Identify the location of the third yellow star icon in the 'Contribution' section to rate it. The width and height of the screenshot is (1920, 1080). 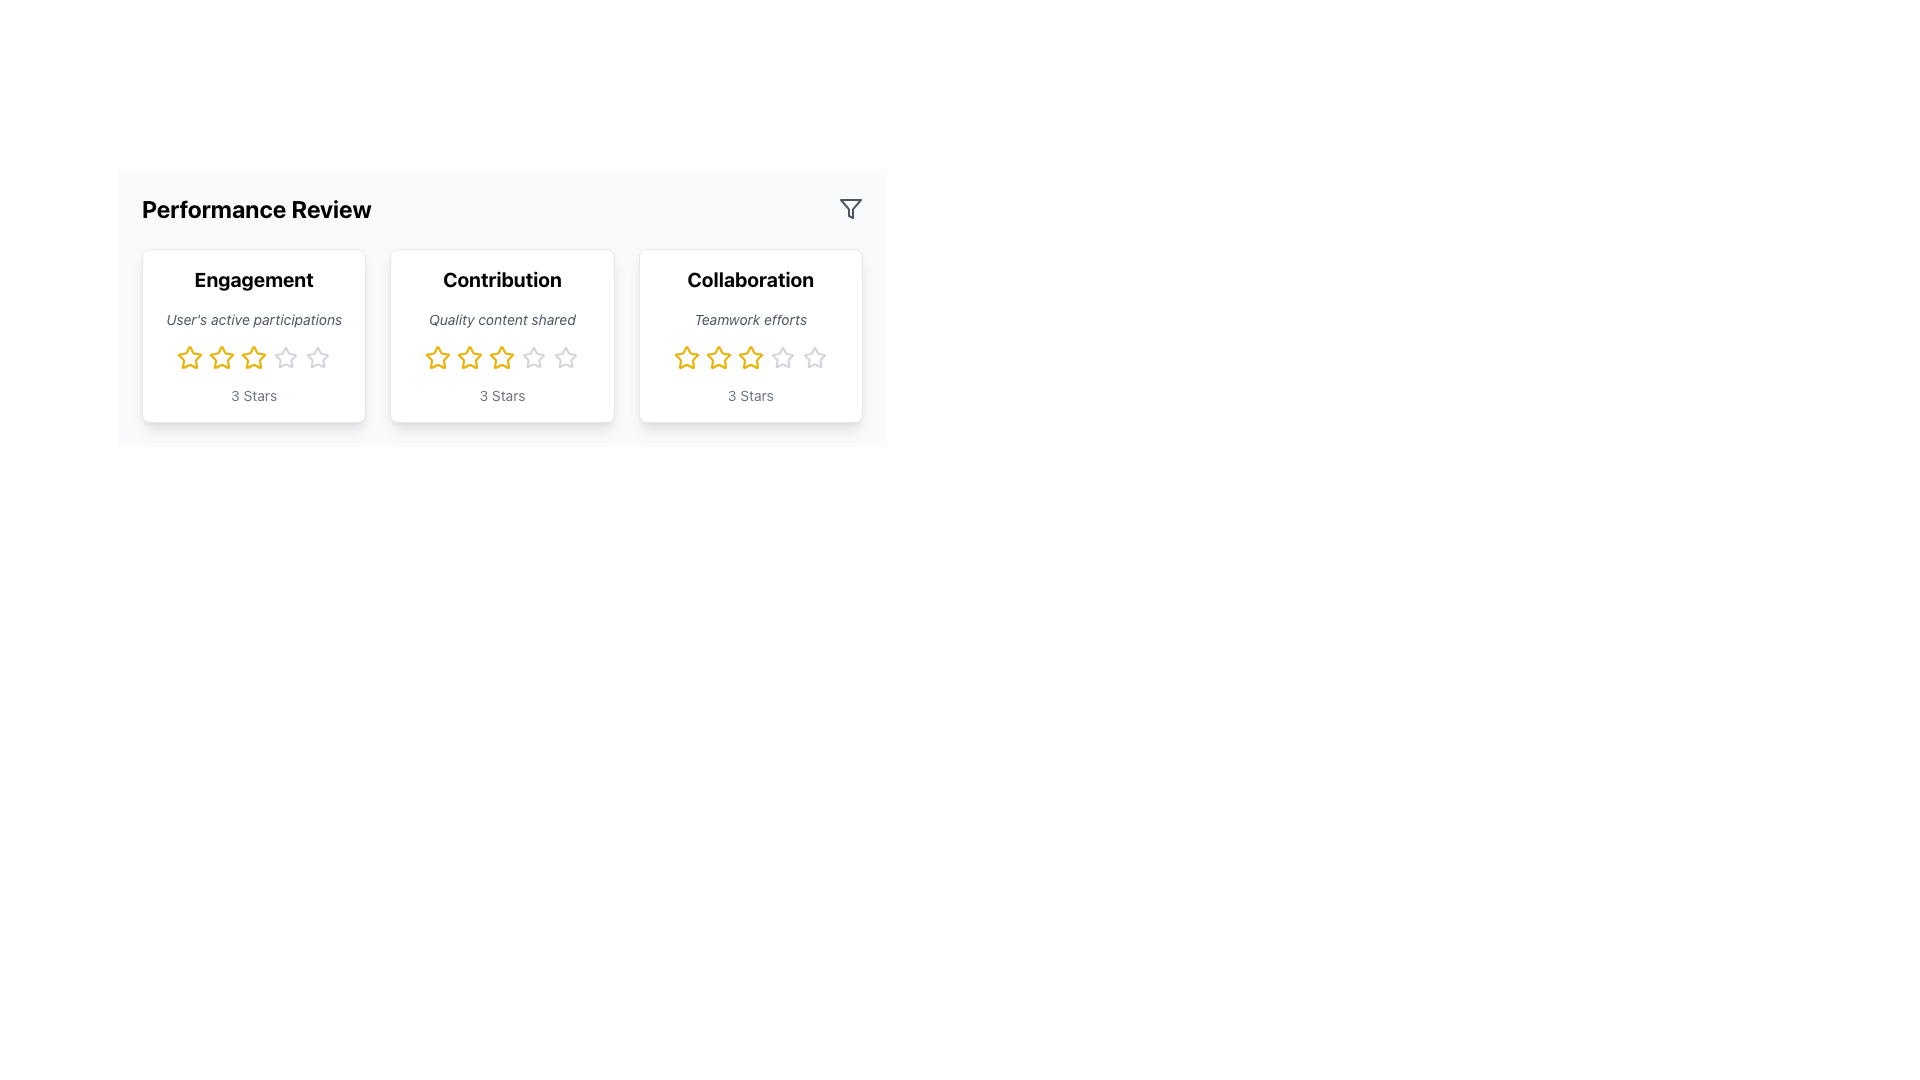
(502, 357).